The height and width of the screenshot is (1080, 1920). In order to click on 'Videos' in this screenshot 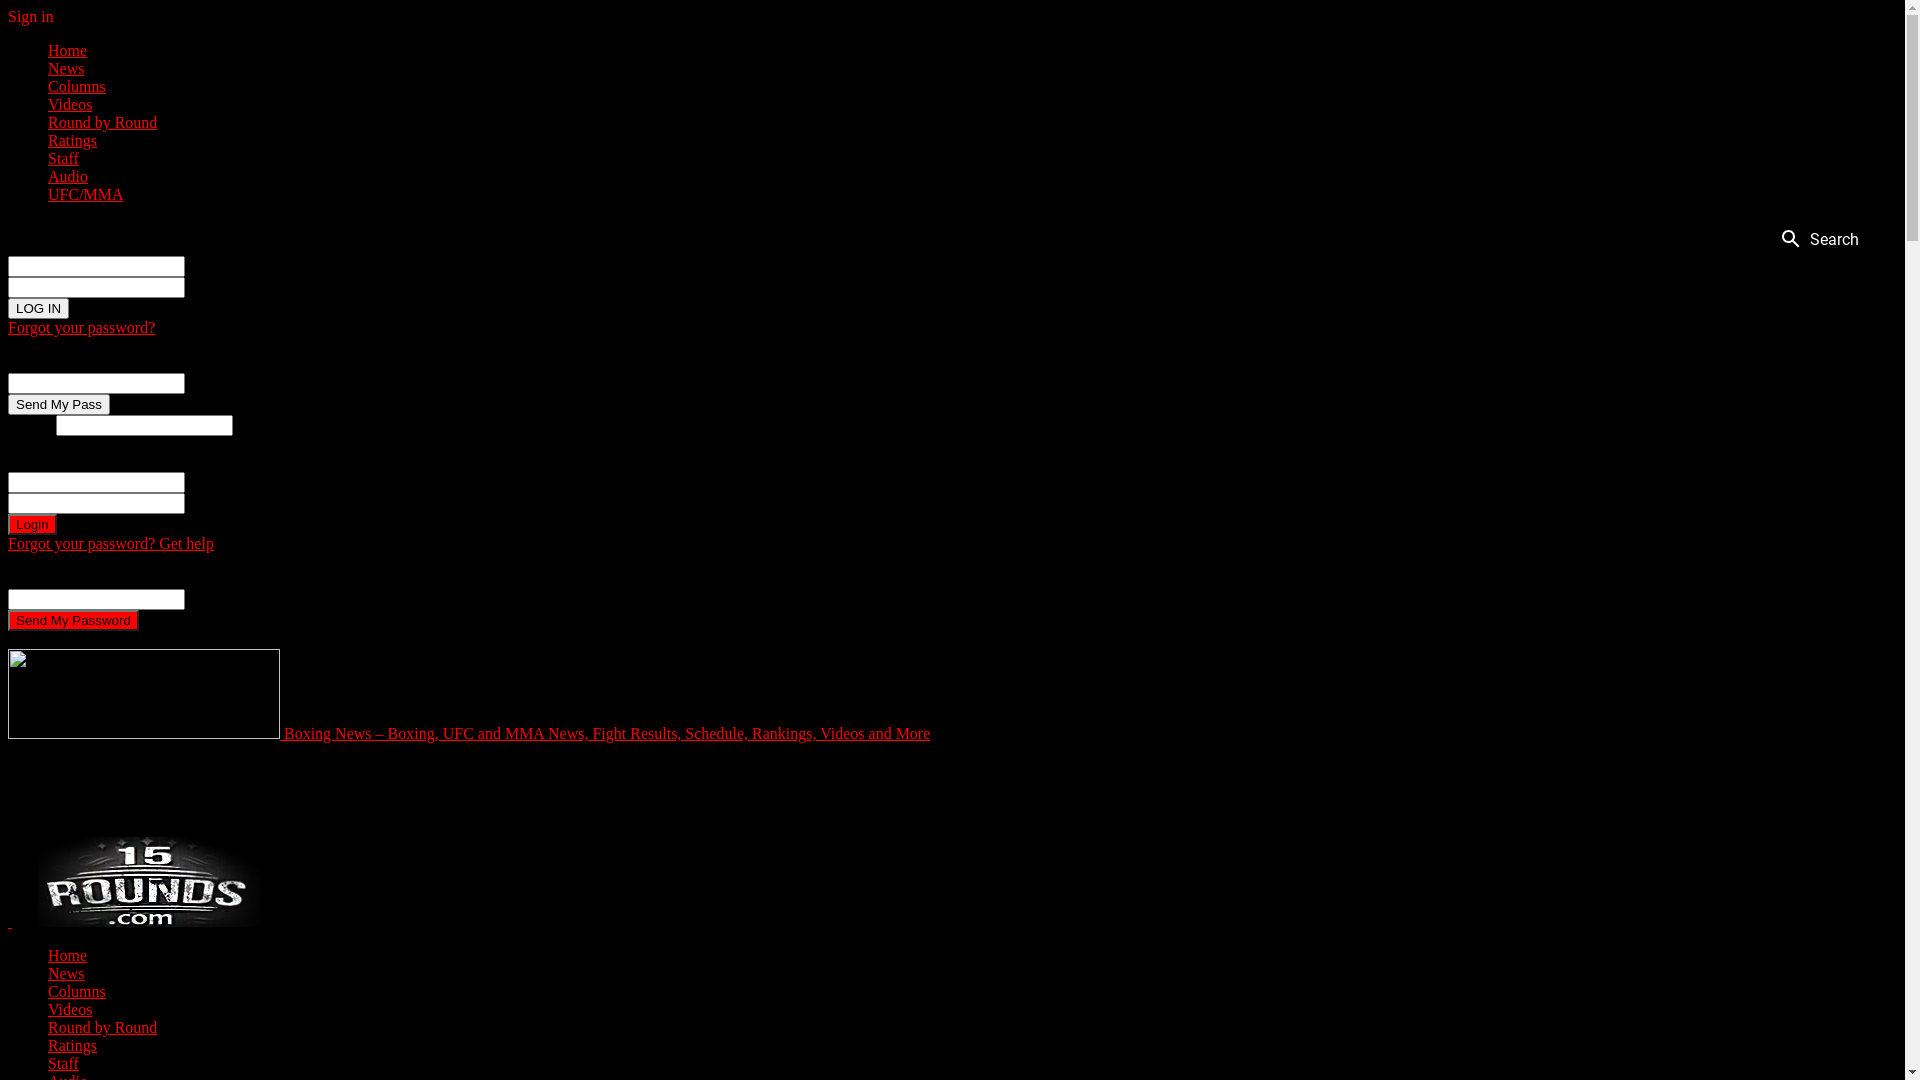, I will do `click(70, 104)`.